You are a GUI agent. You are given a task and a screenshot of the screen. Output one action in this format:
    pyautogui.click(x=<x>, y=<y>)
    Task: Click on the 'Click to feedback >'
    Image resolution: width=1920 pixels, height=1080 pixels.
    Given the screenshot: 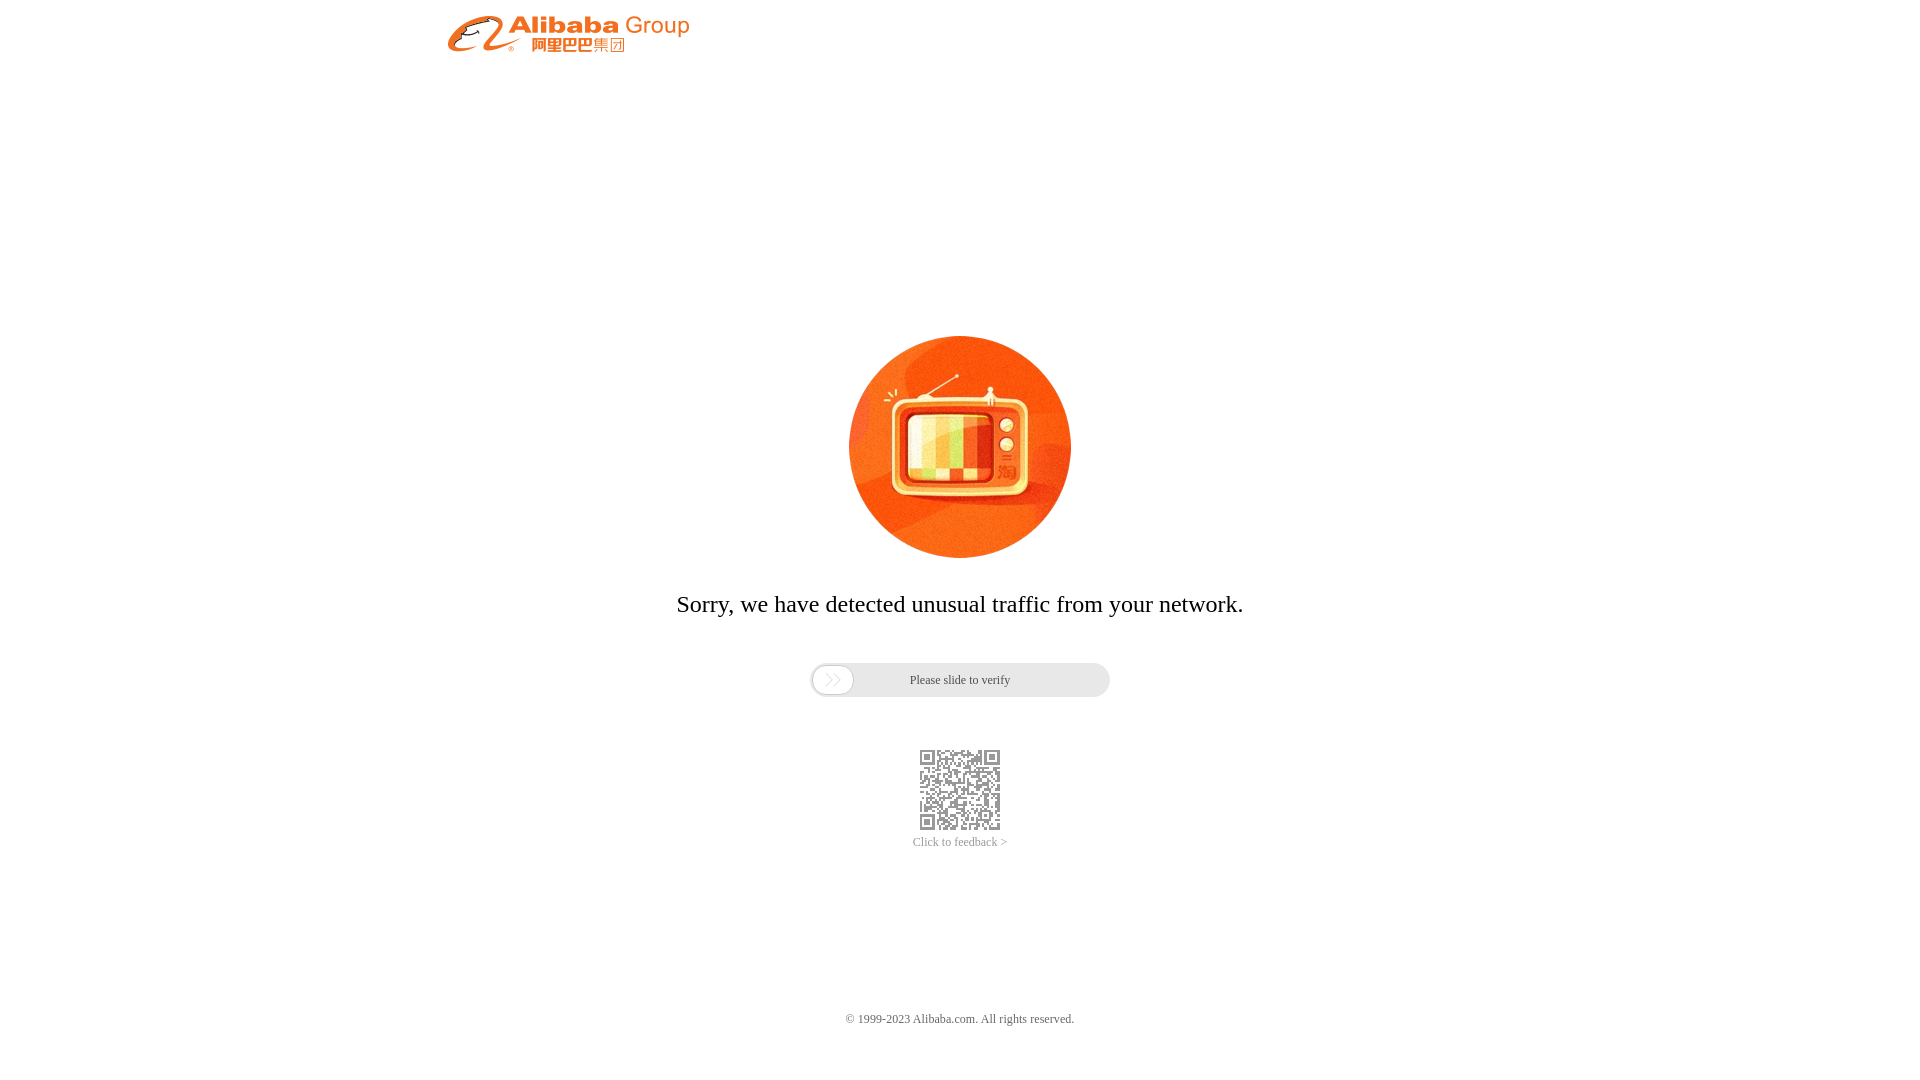 What is the action you would take?
    pyautogui.click(x=960, y=842)
    